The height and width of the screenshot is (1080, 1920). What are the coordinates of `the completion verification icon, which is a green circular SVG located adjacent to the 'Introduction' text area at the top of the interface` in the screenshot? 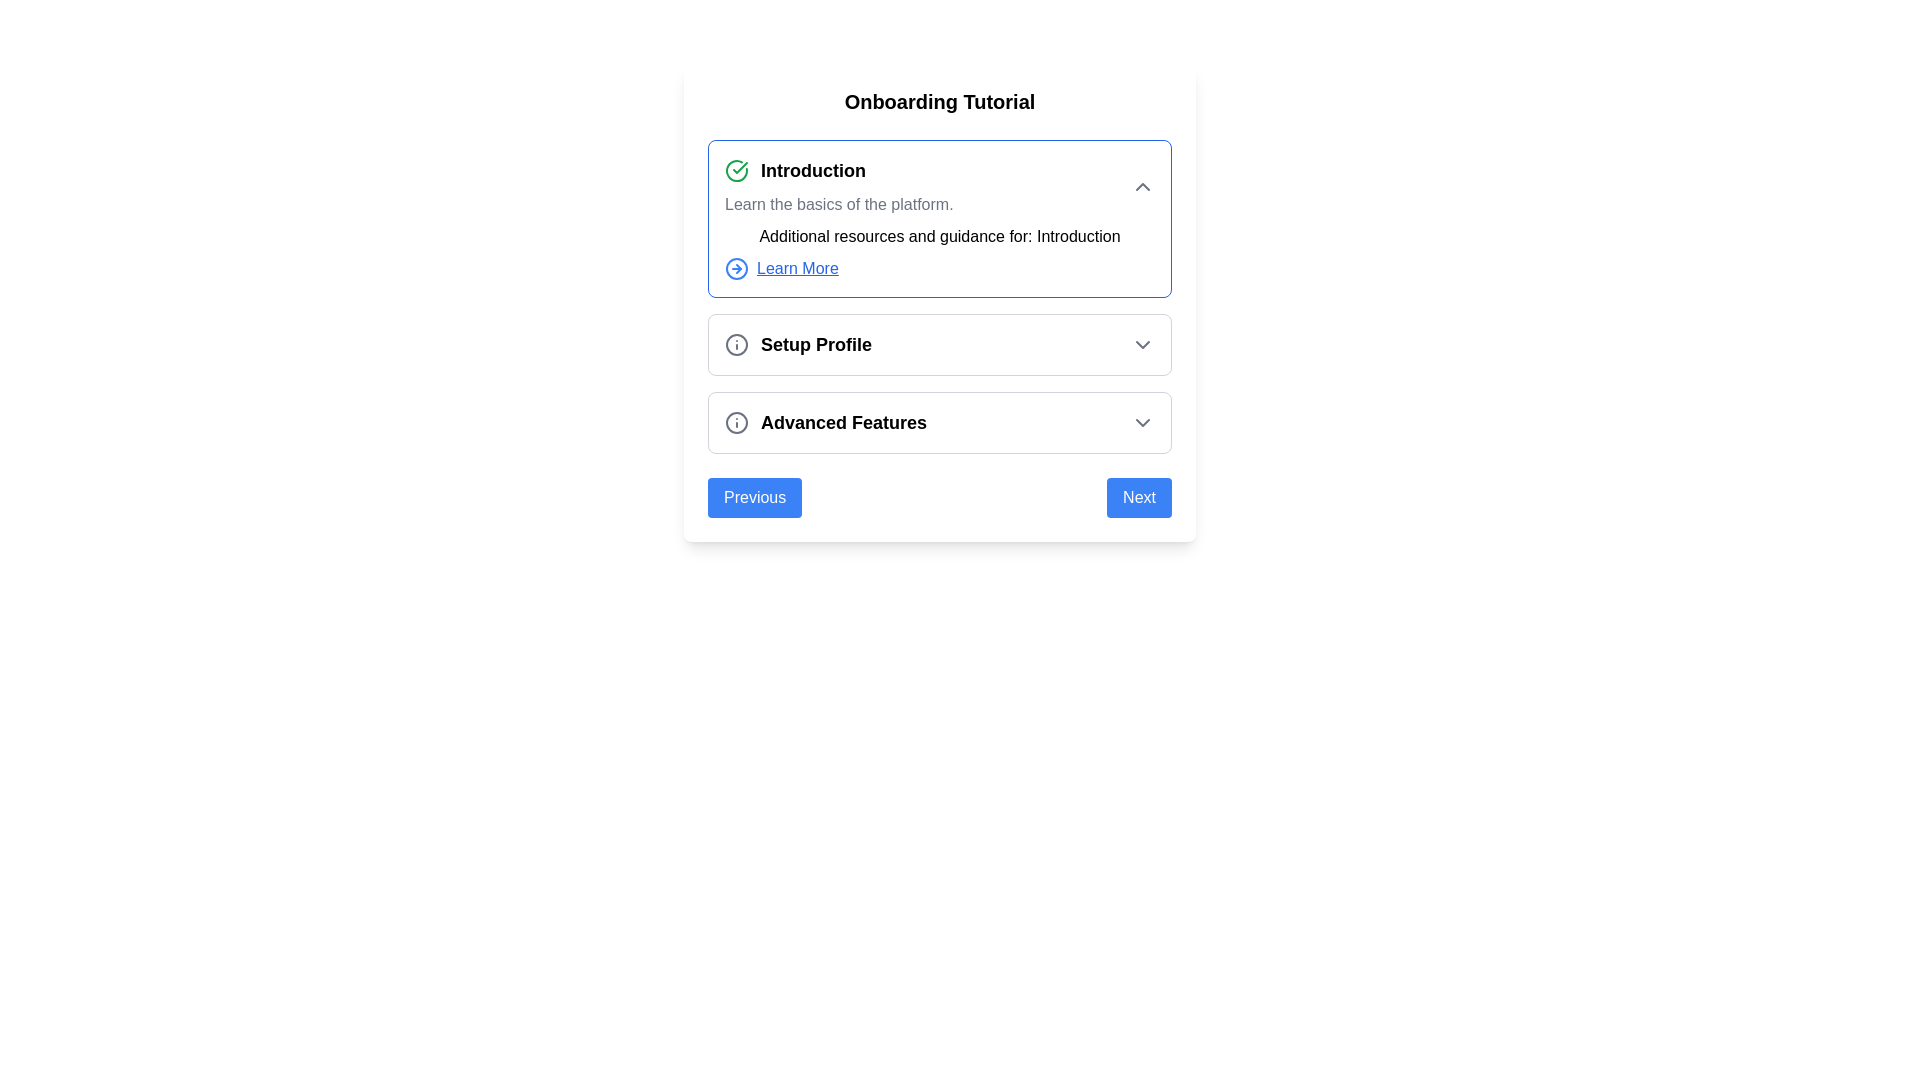 It's located at (739, 167).